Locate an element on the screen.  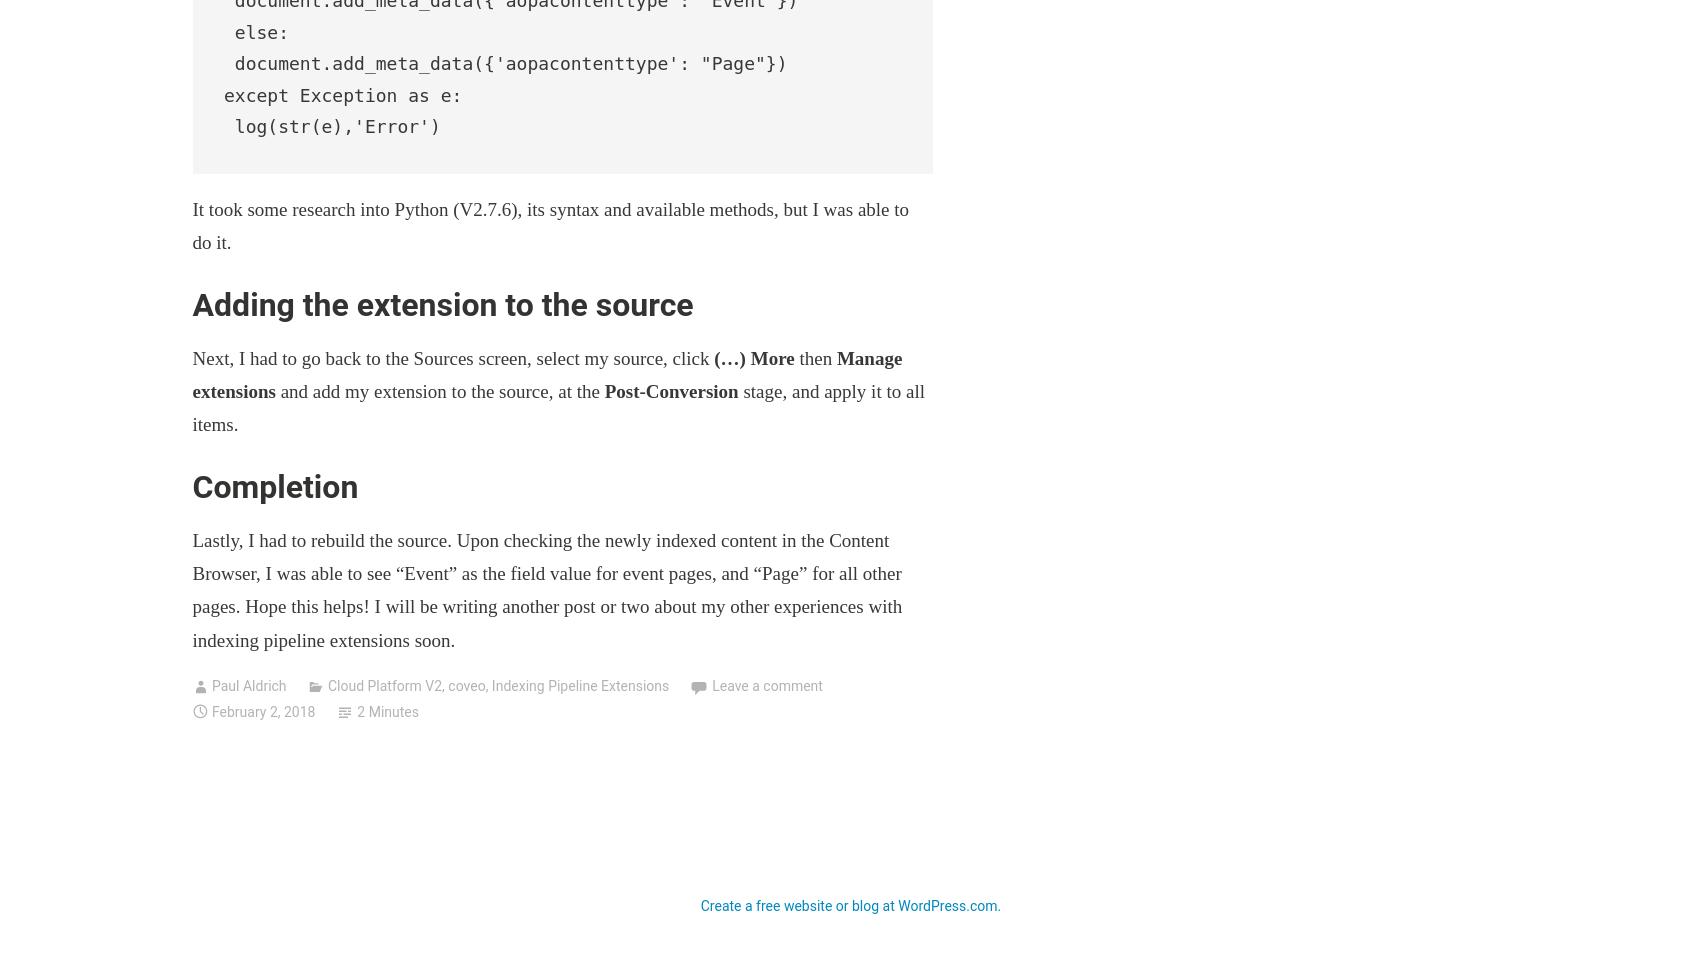
'(…) More' is located at coordinates (752, 356).